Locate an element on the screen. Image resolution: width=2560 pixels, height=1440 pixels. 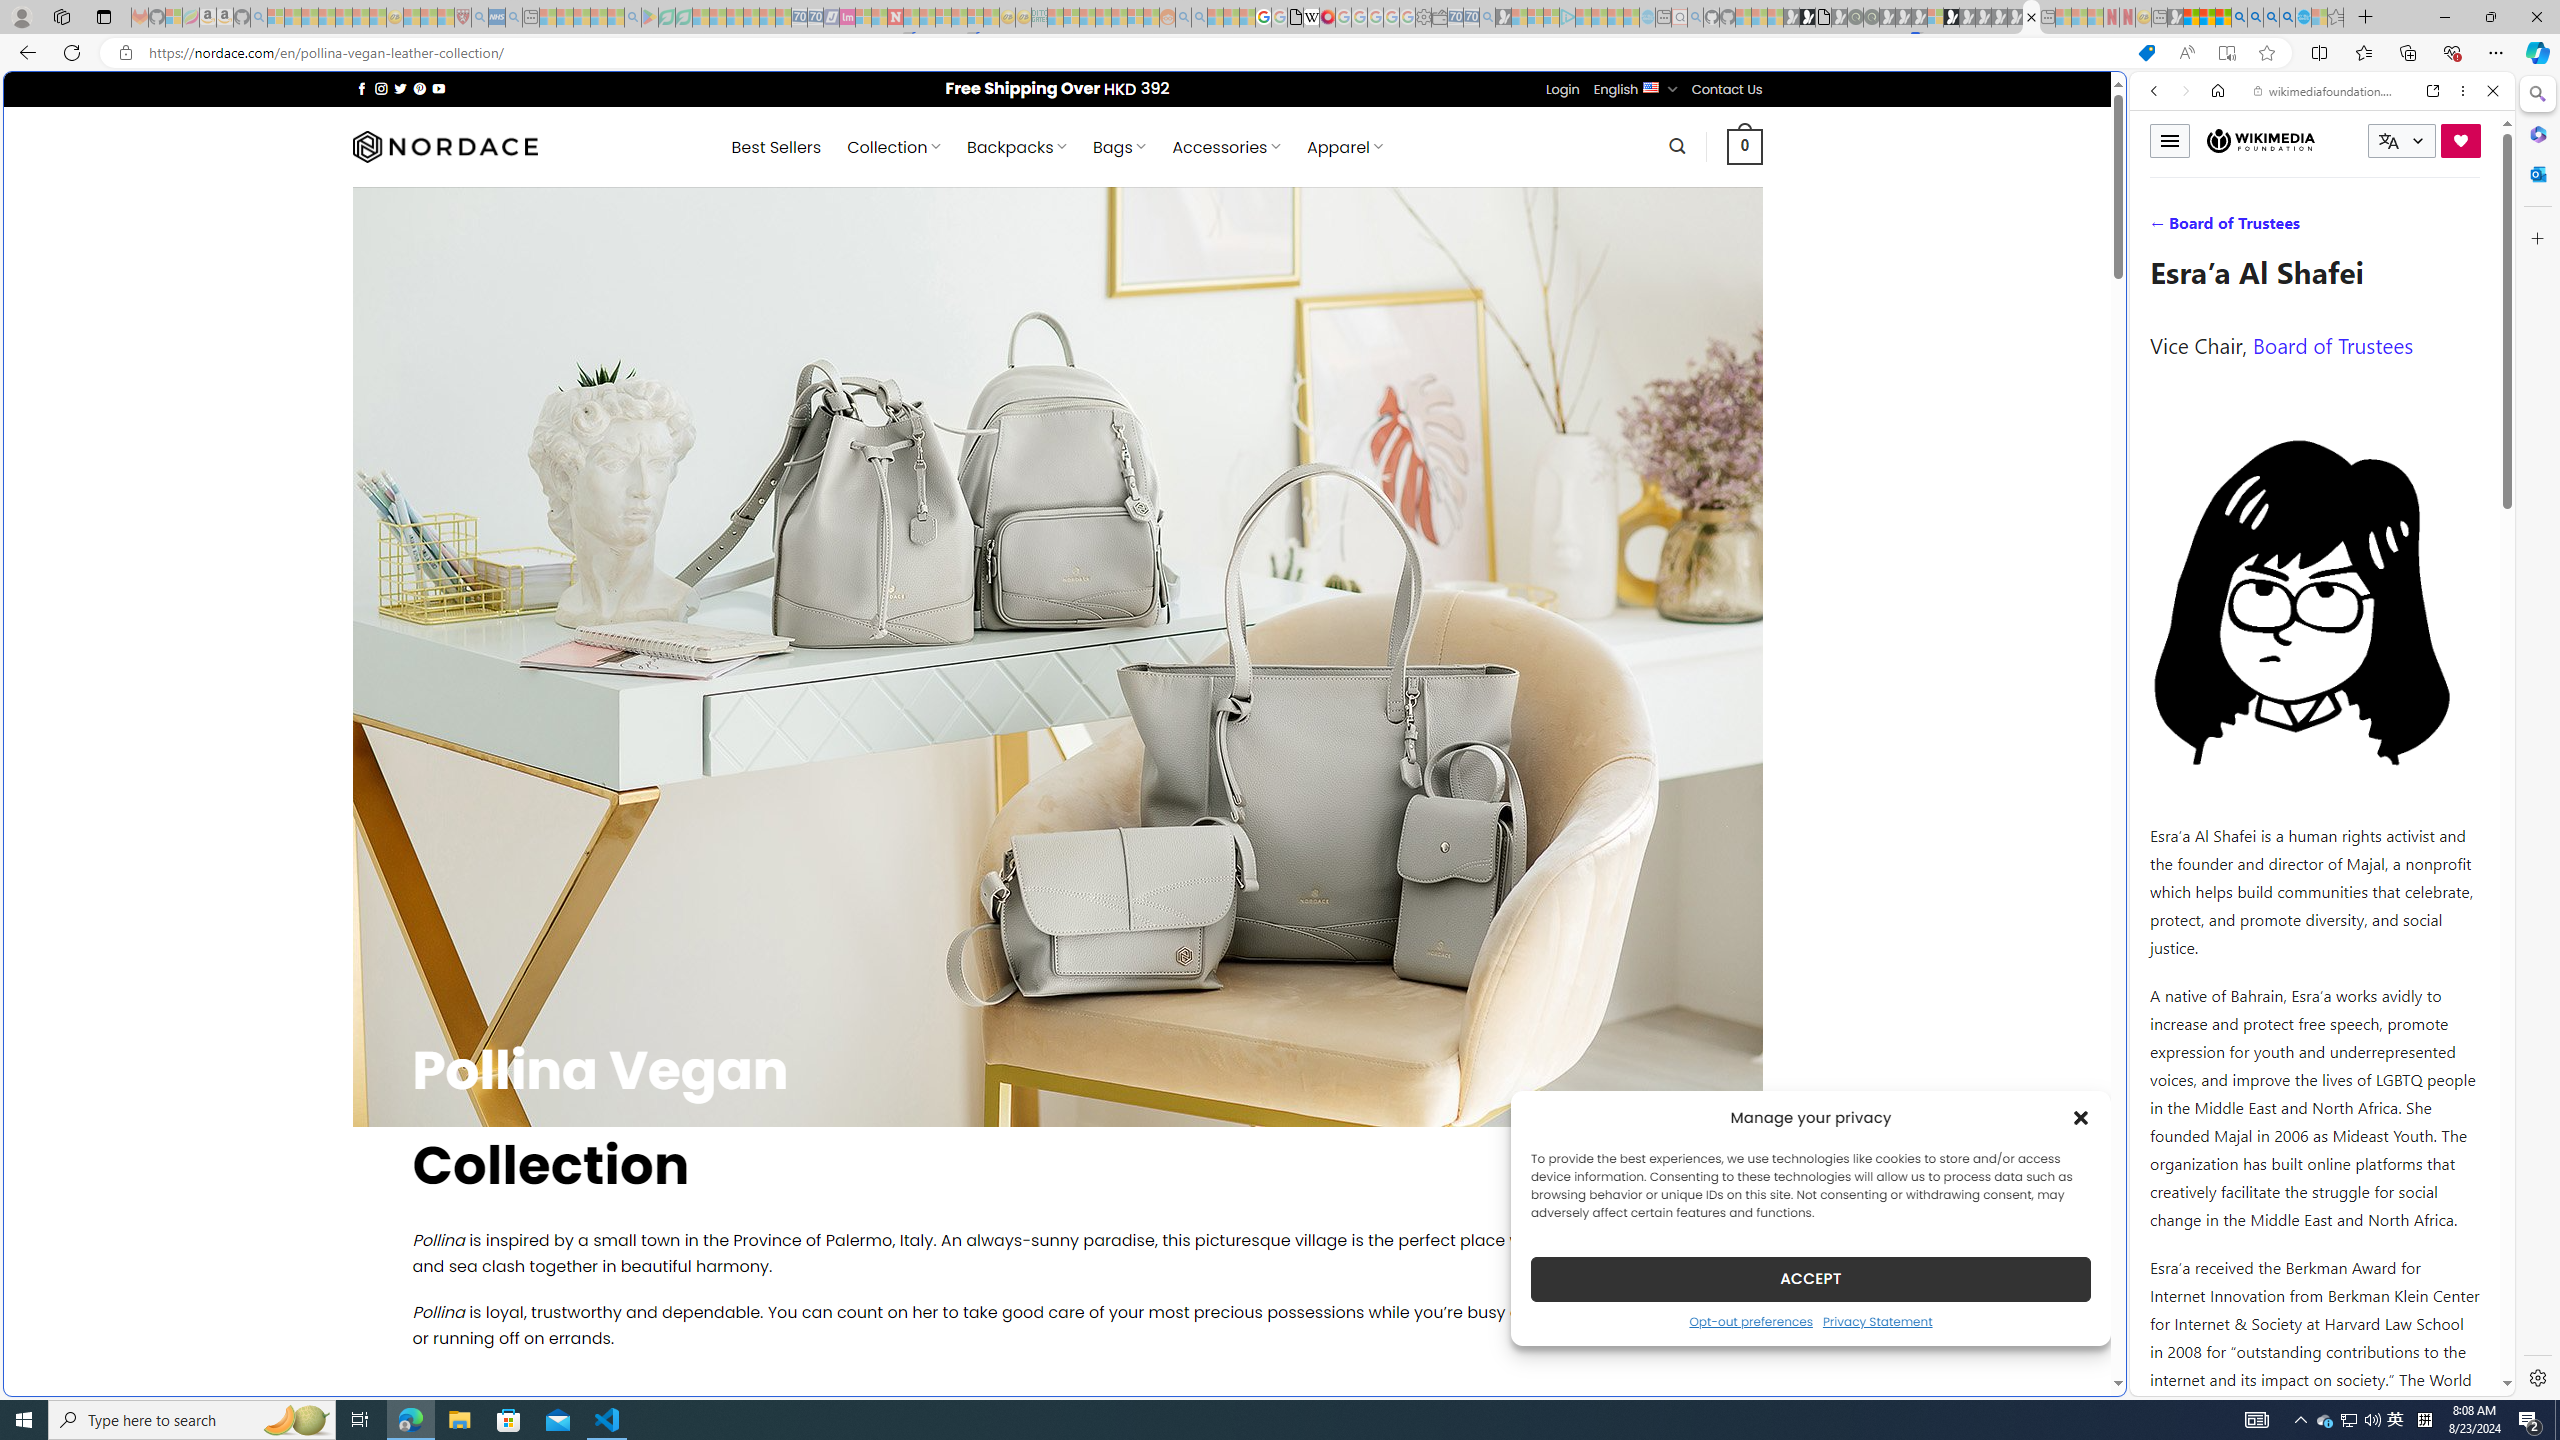
'Follow on YouTube' is located at coordinates (439, 88).